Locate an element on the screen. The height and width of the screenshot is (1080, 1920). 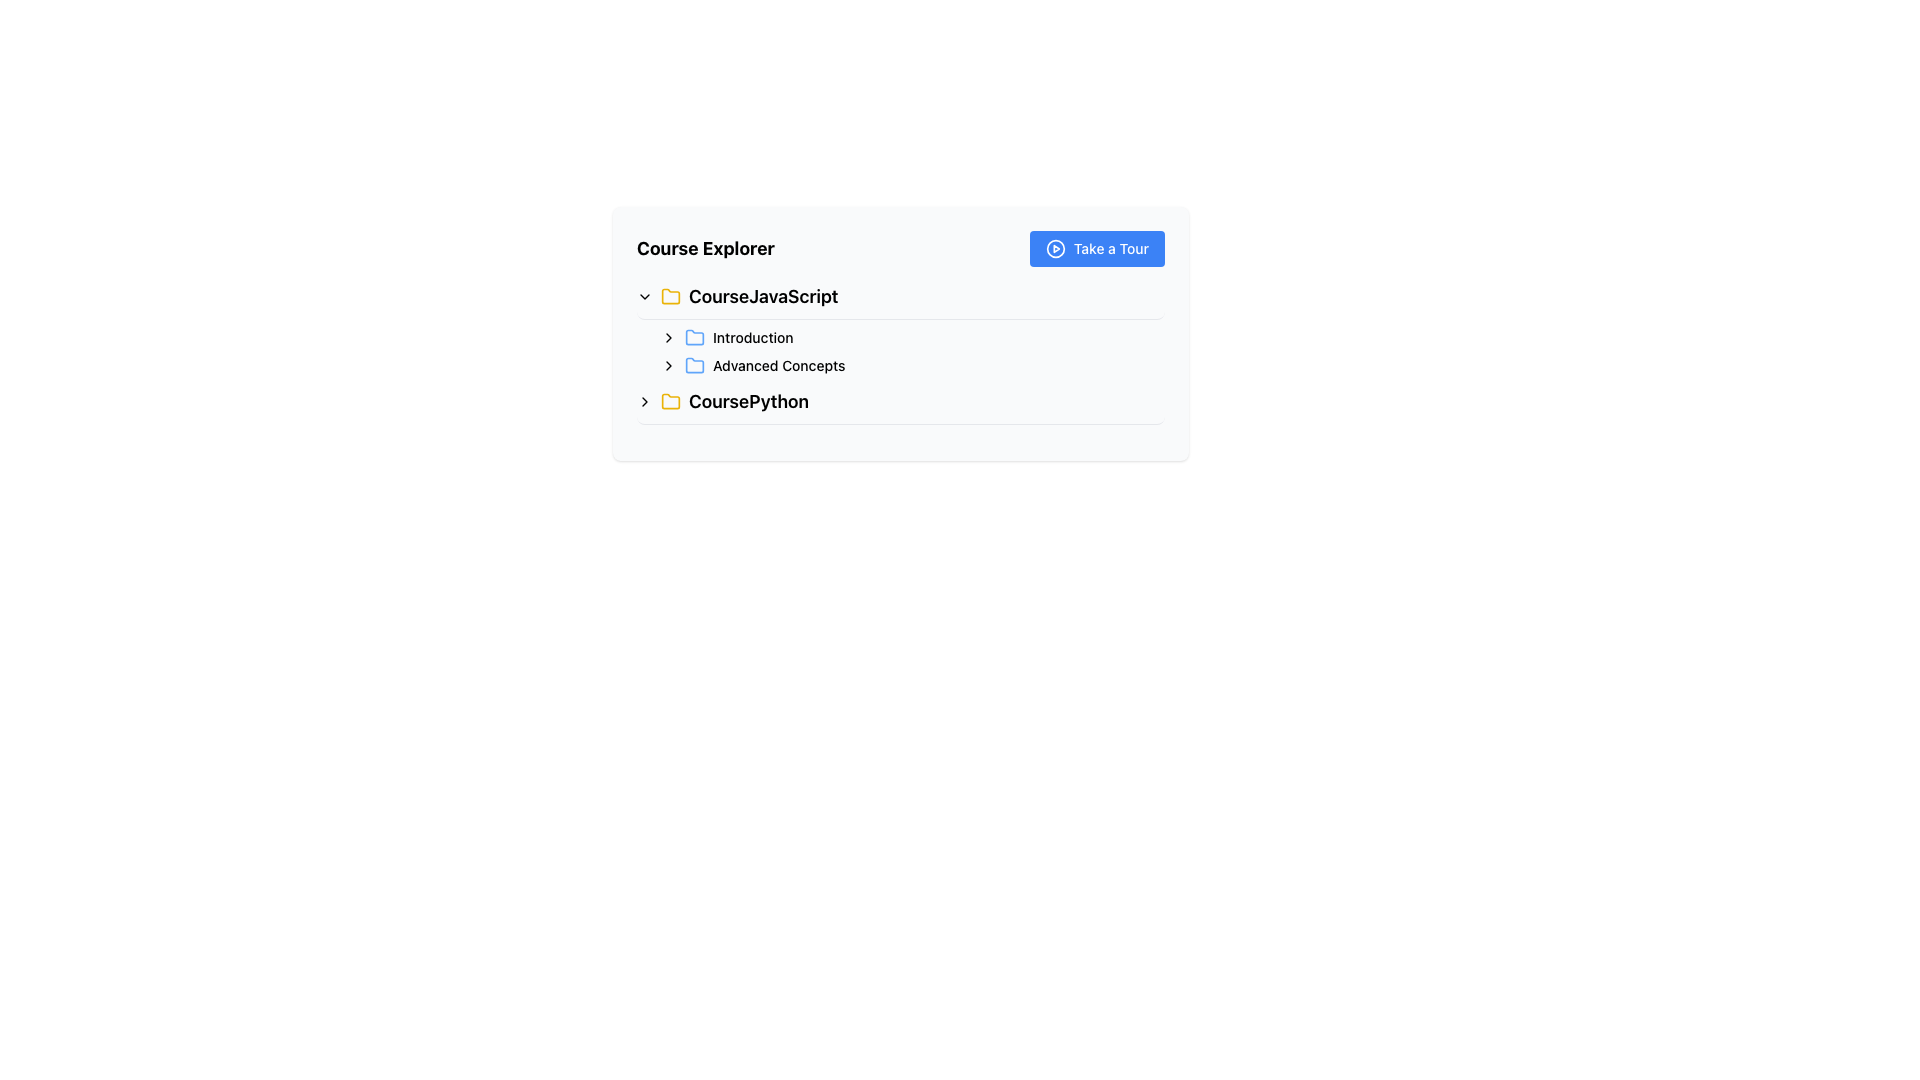
the light blue folder icon associated with 'Advanced Concepts' in the 'Course Explorer' menu to interact with it is located at coordinates (695, 366).